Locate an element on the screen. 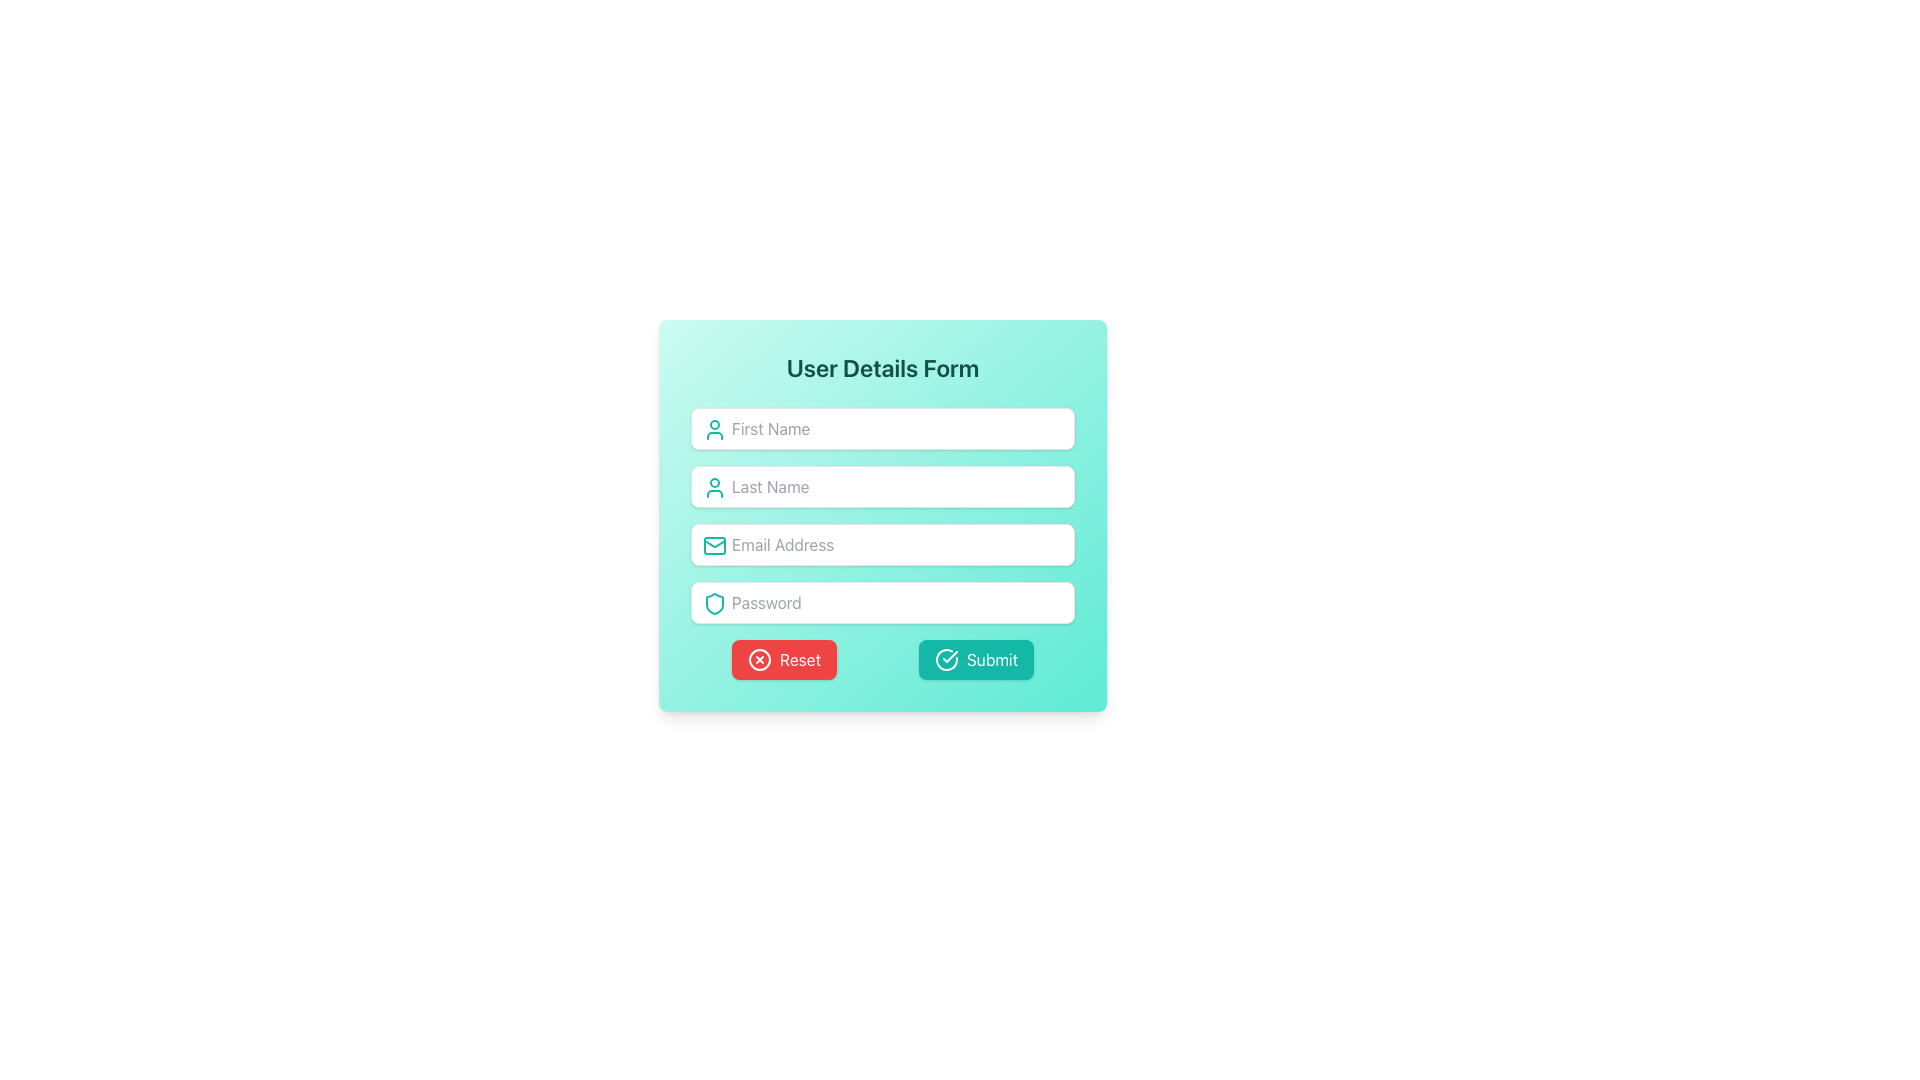 The height and width of the screenshot is (1080, 1920). text displayed in the 'User Details Form' label, which is a bold, large text at the top center of the form card is located at coordinates (882, 367).